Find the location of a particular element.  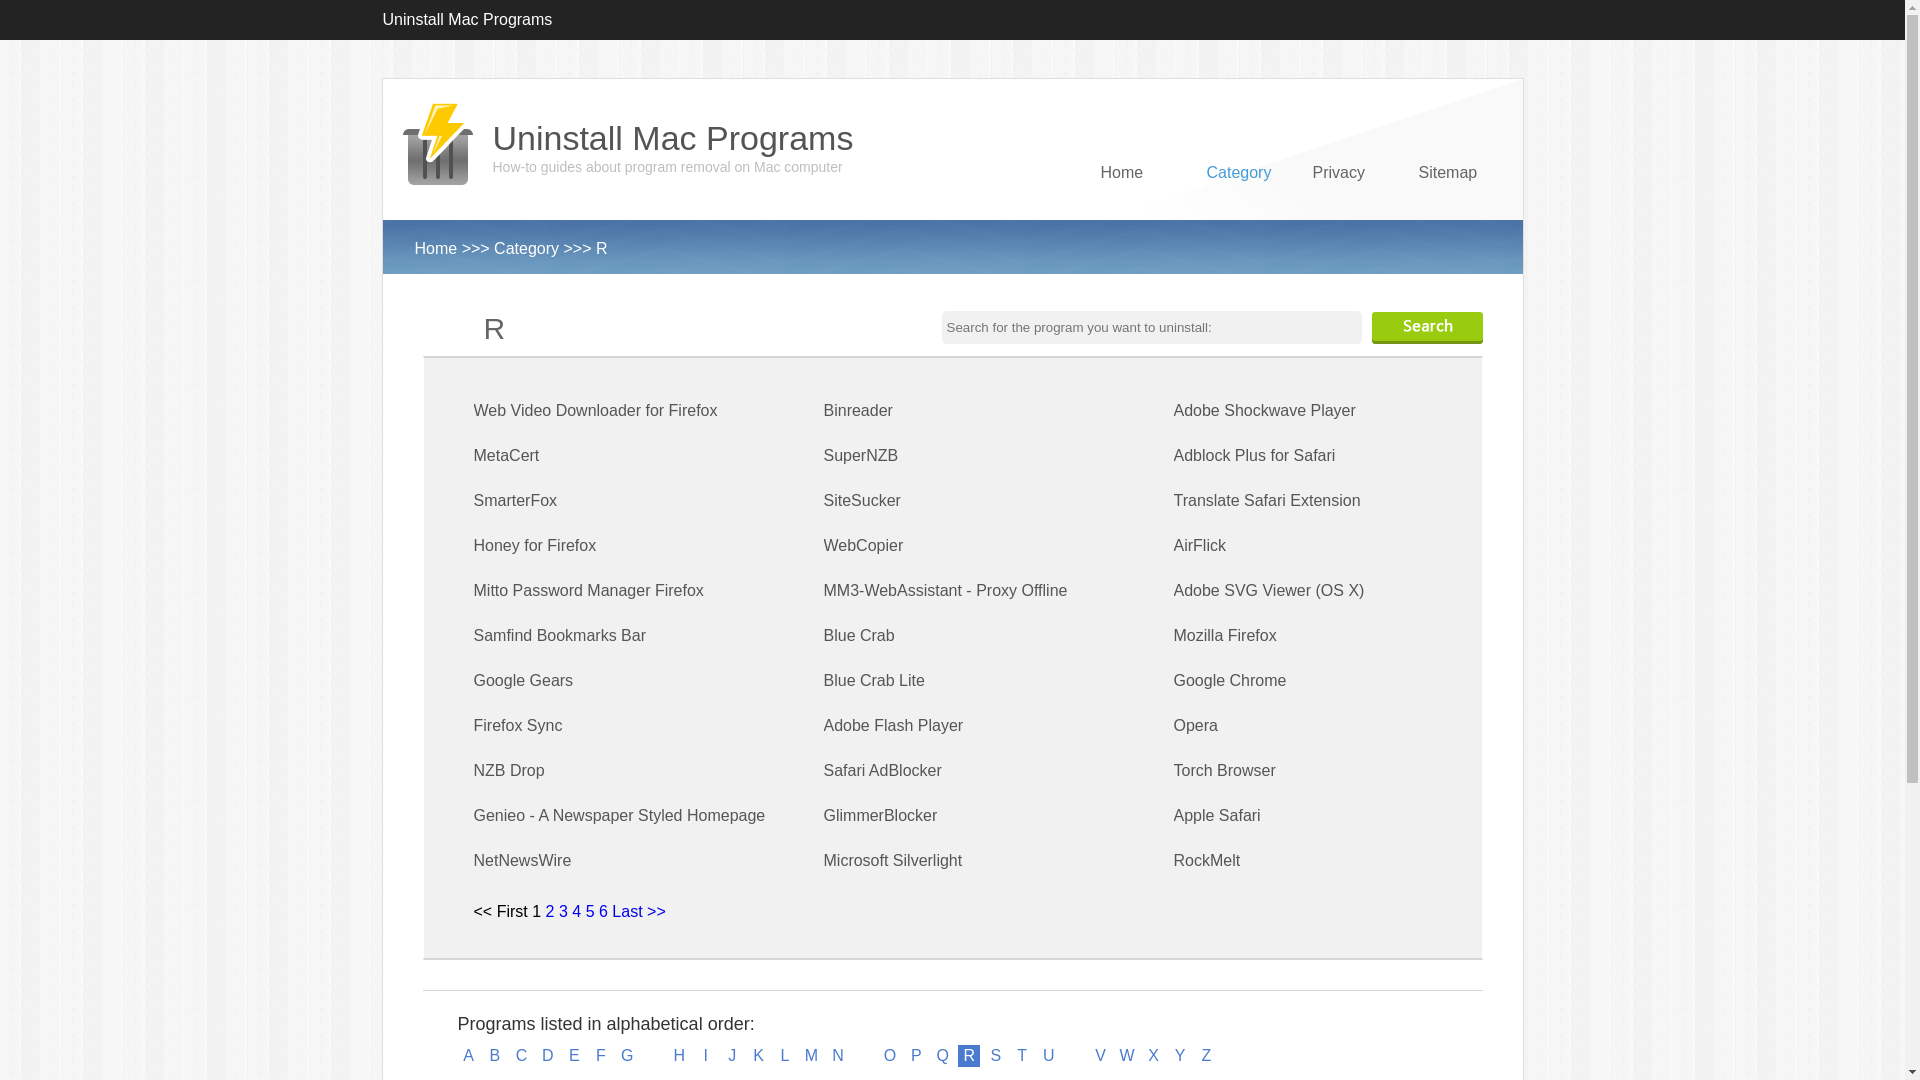

'4' is located at coordinates (575, 911).